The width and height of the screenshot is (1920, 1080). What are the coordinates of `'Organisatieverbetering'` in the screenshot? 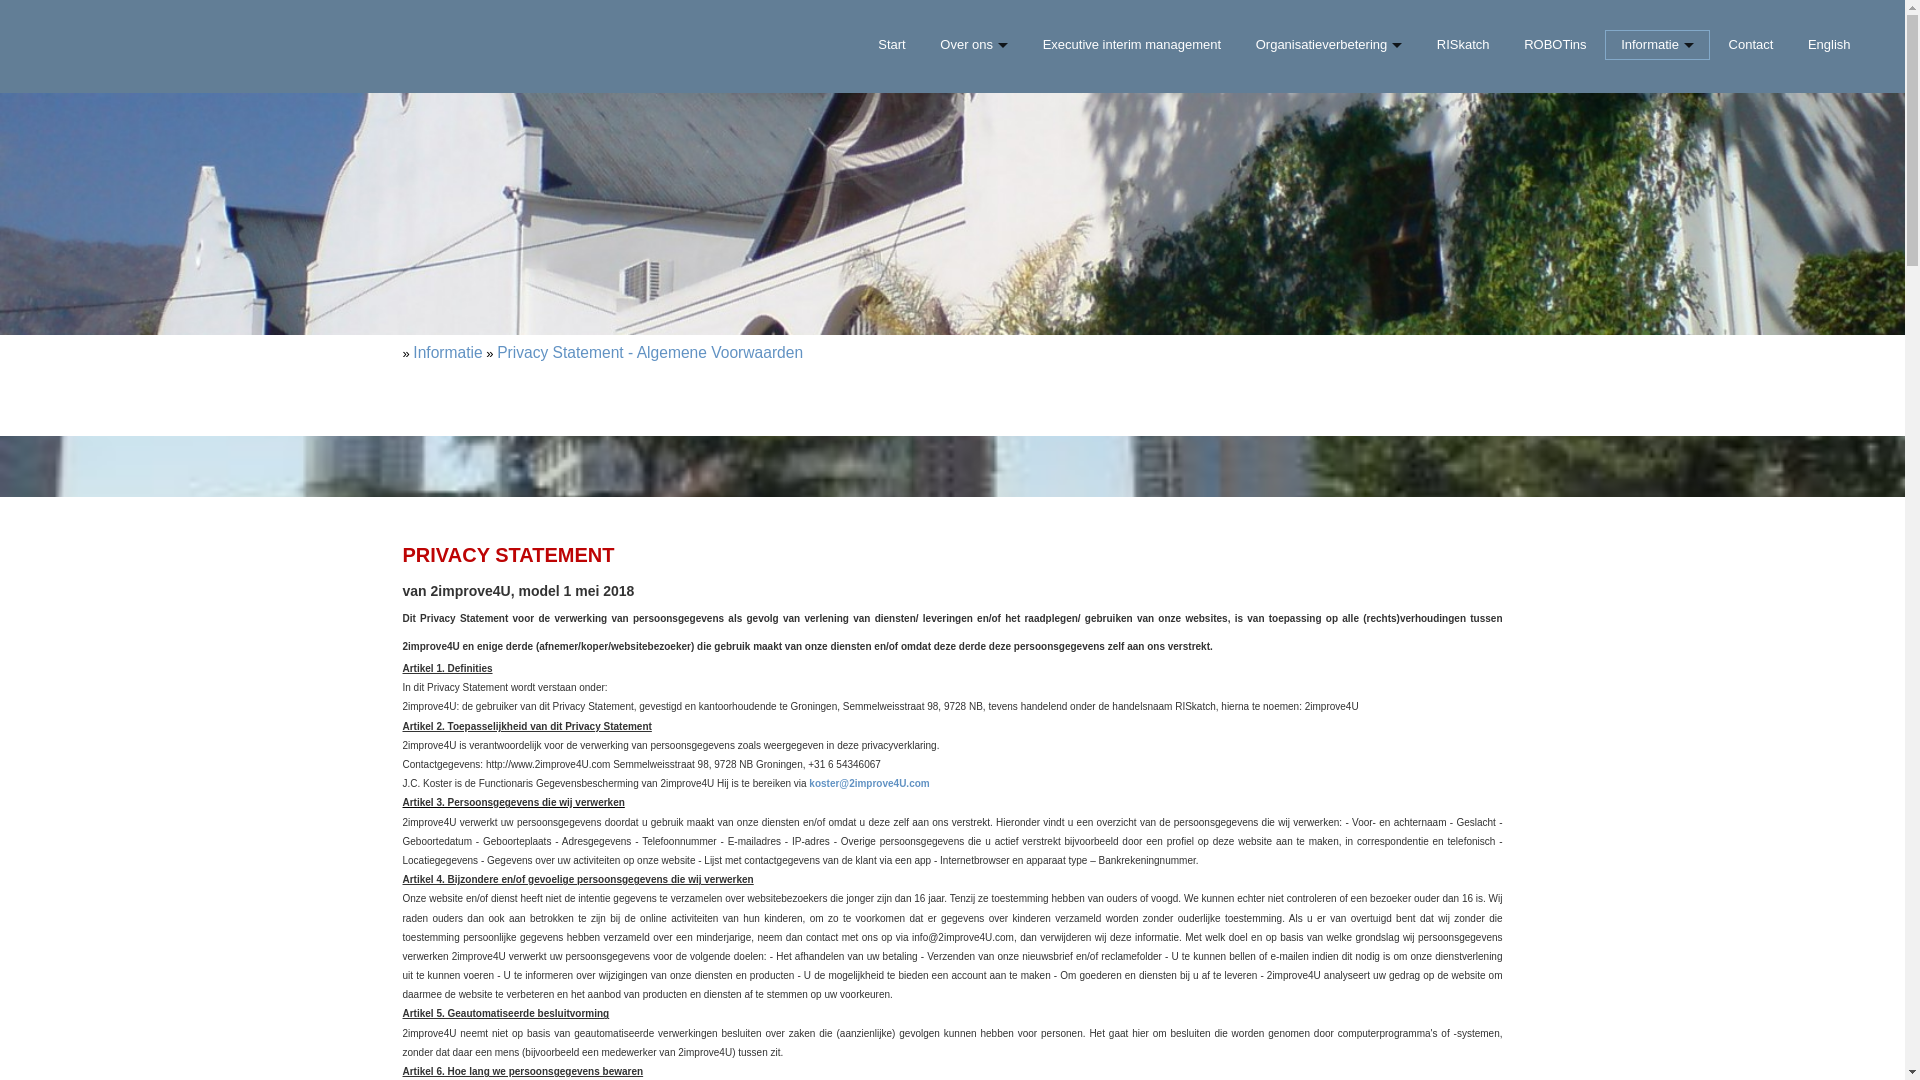 It's located at (1328, 45).